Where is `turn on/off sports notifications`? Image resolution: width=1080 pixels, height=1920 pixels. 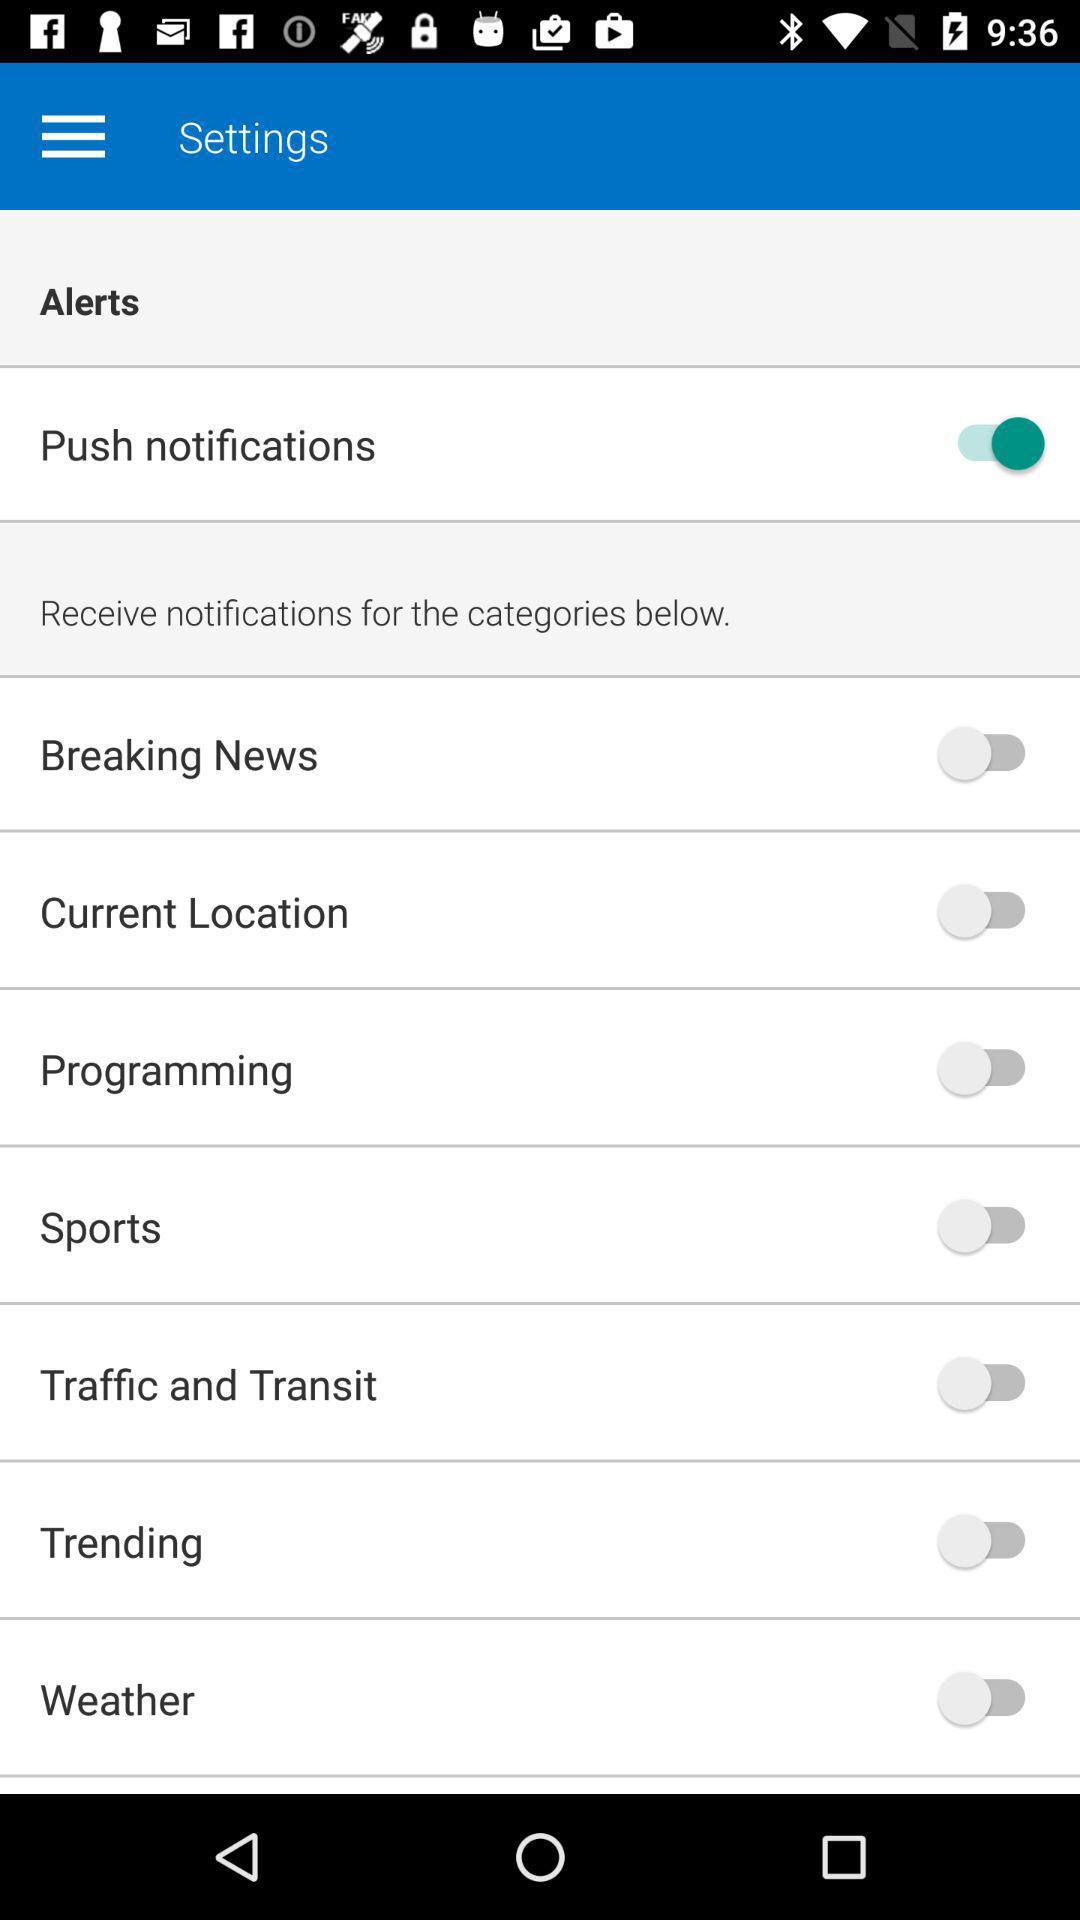
turn on/off sports notifications is located at coordinates (991, 1224).